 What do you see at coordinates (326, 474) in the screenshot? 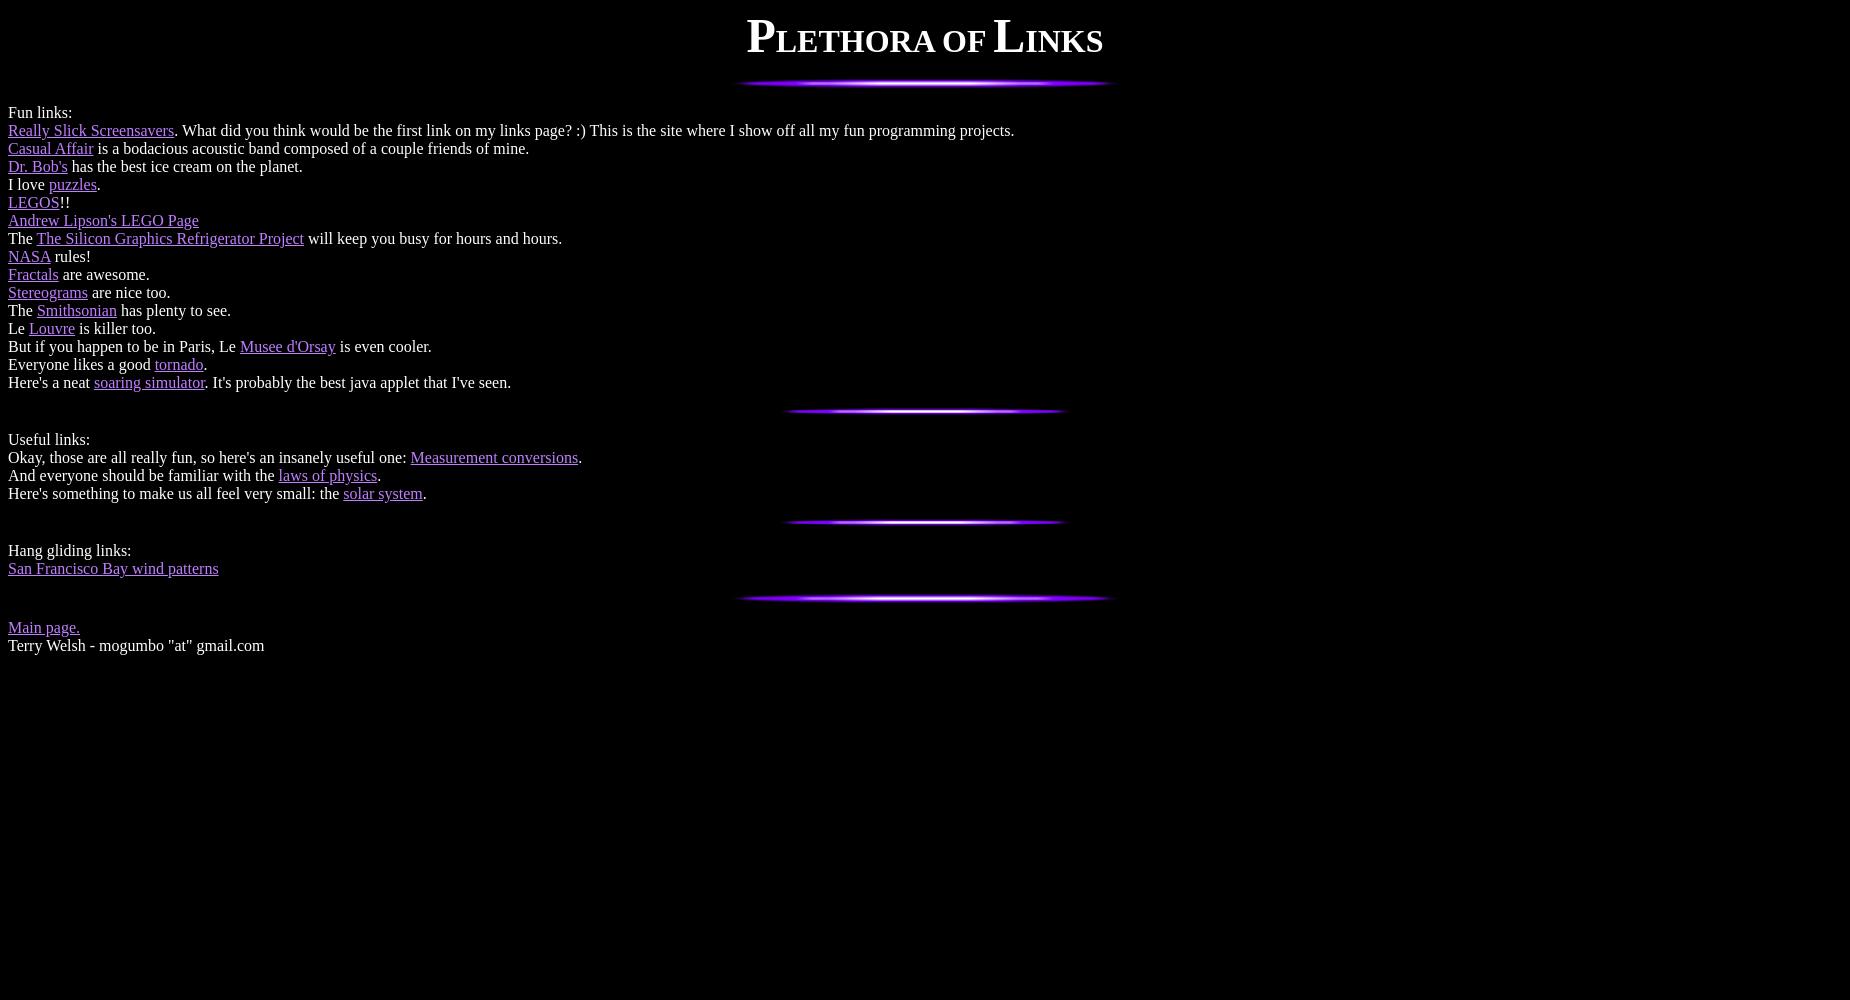
I see `'laws of physics'` at bounding box center [326, 474].